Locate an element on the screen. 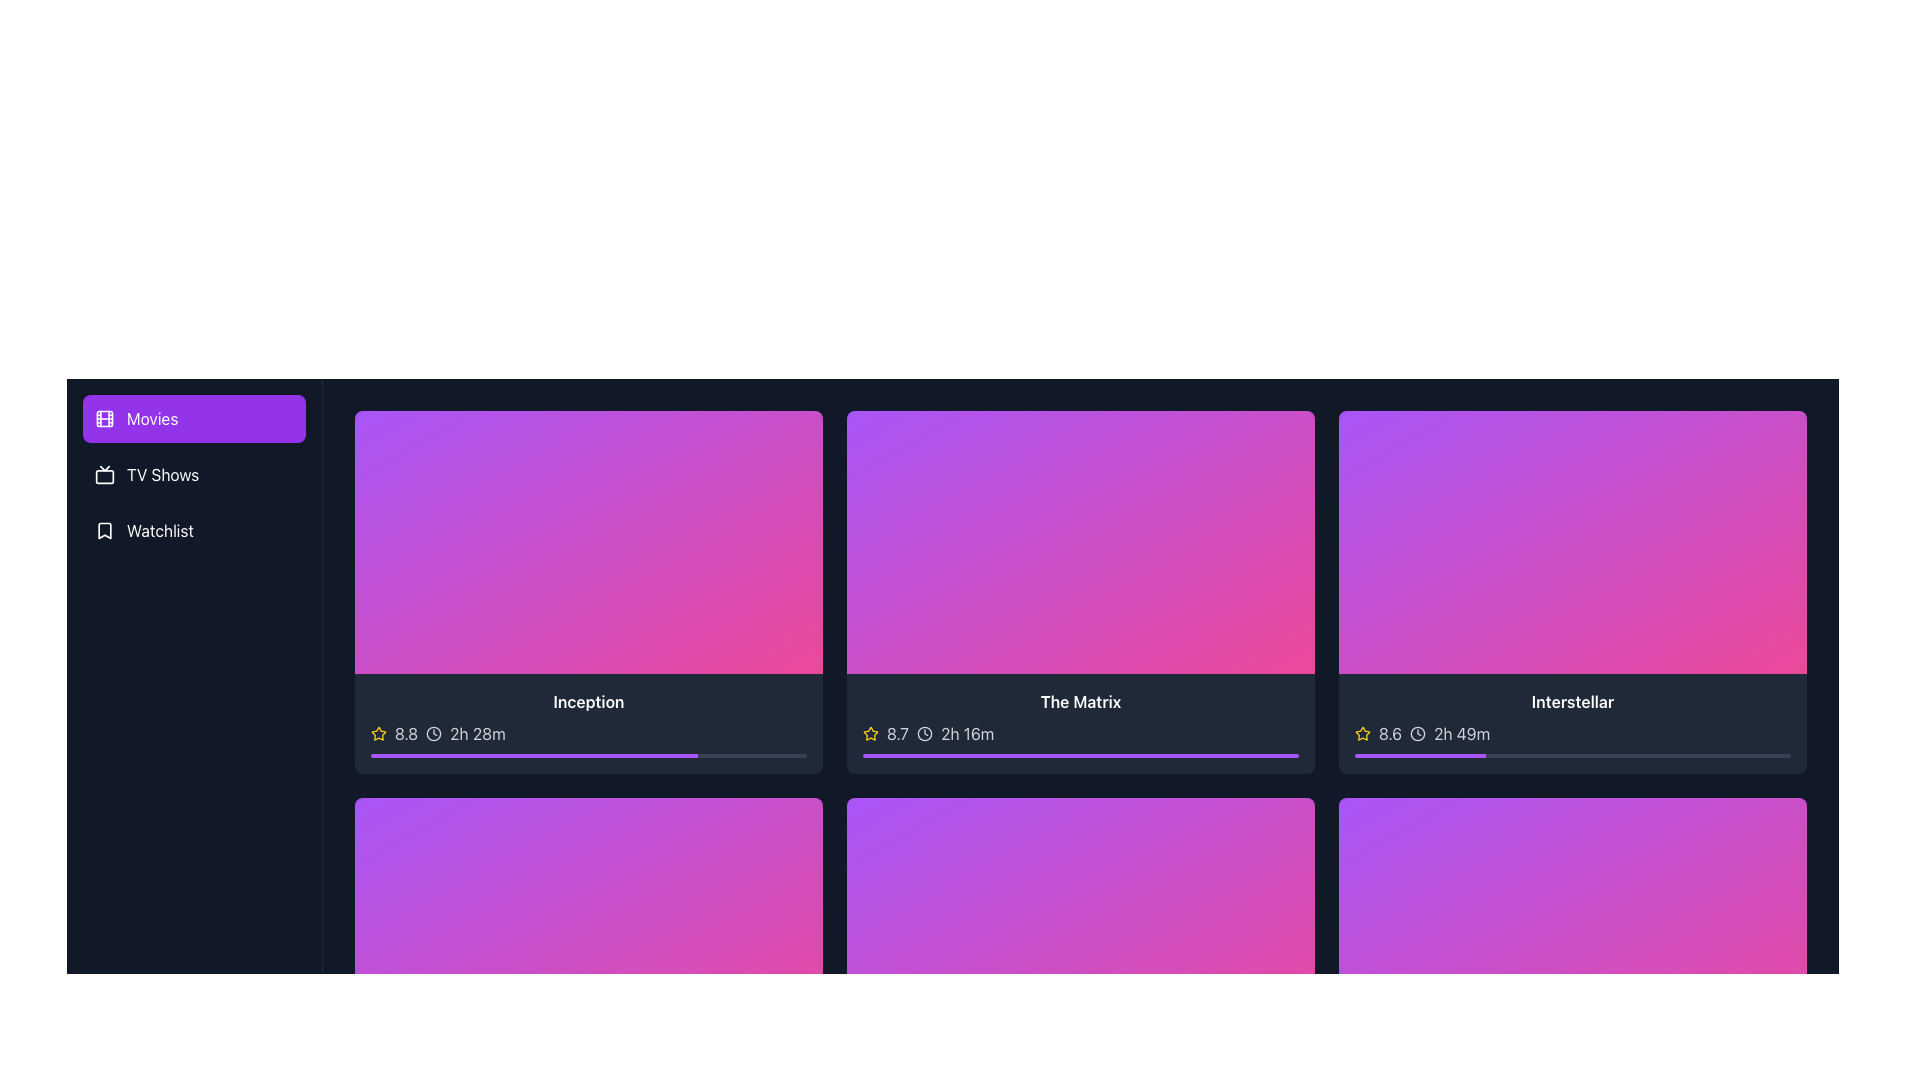  the clock icon representing the duration of the movie 'The Matrix' located in the footer of its card, positioned after the star rating icon and before the text '2h 16m' is located at coordinates (924, 734).